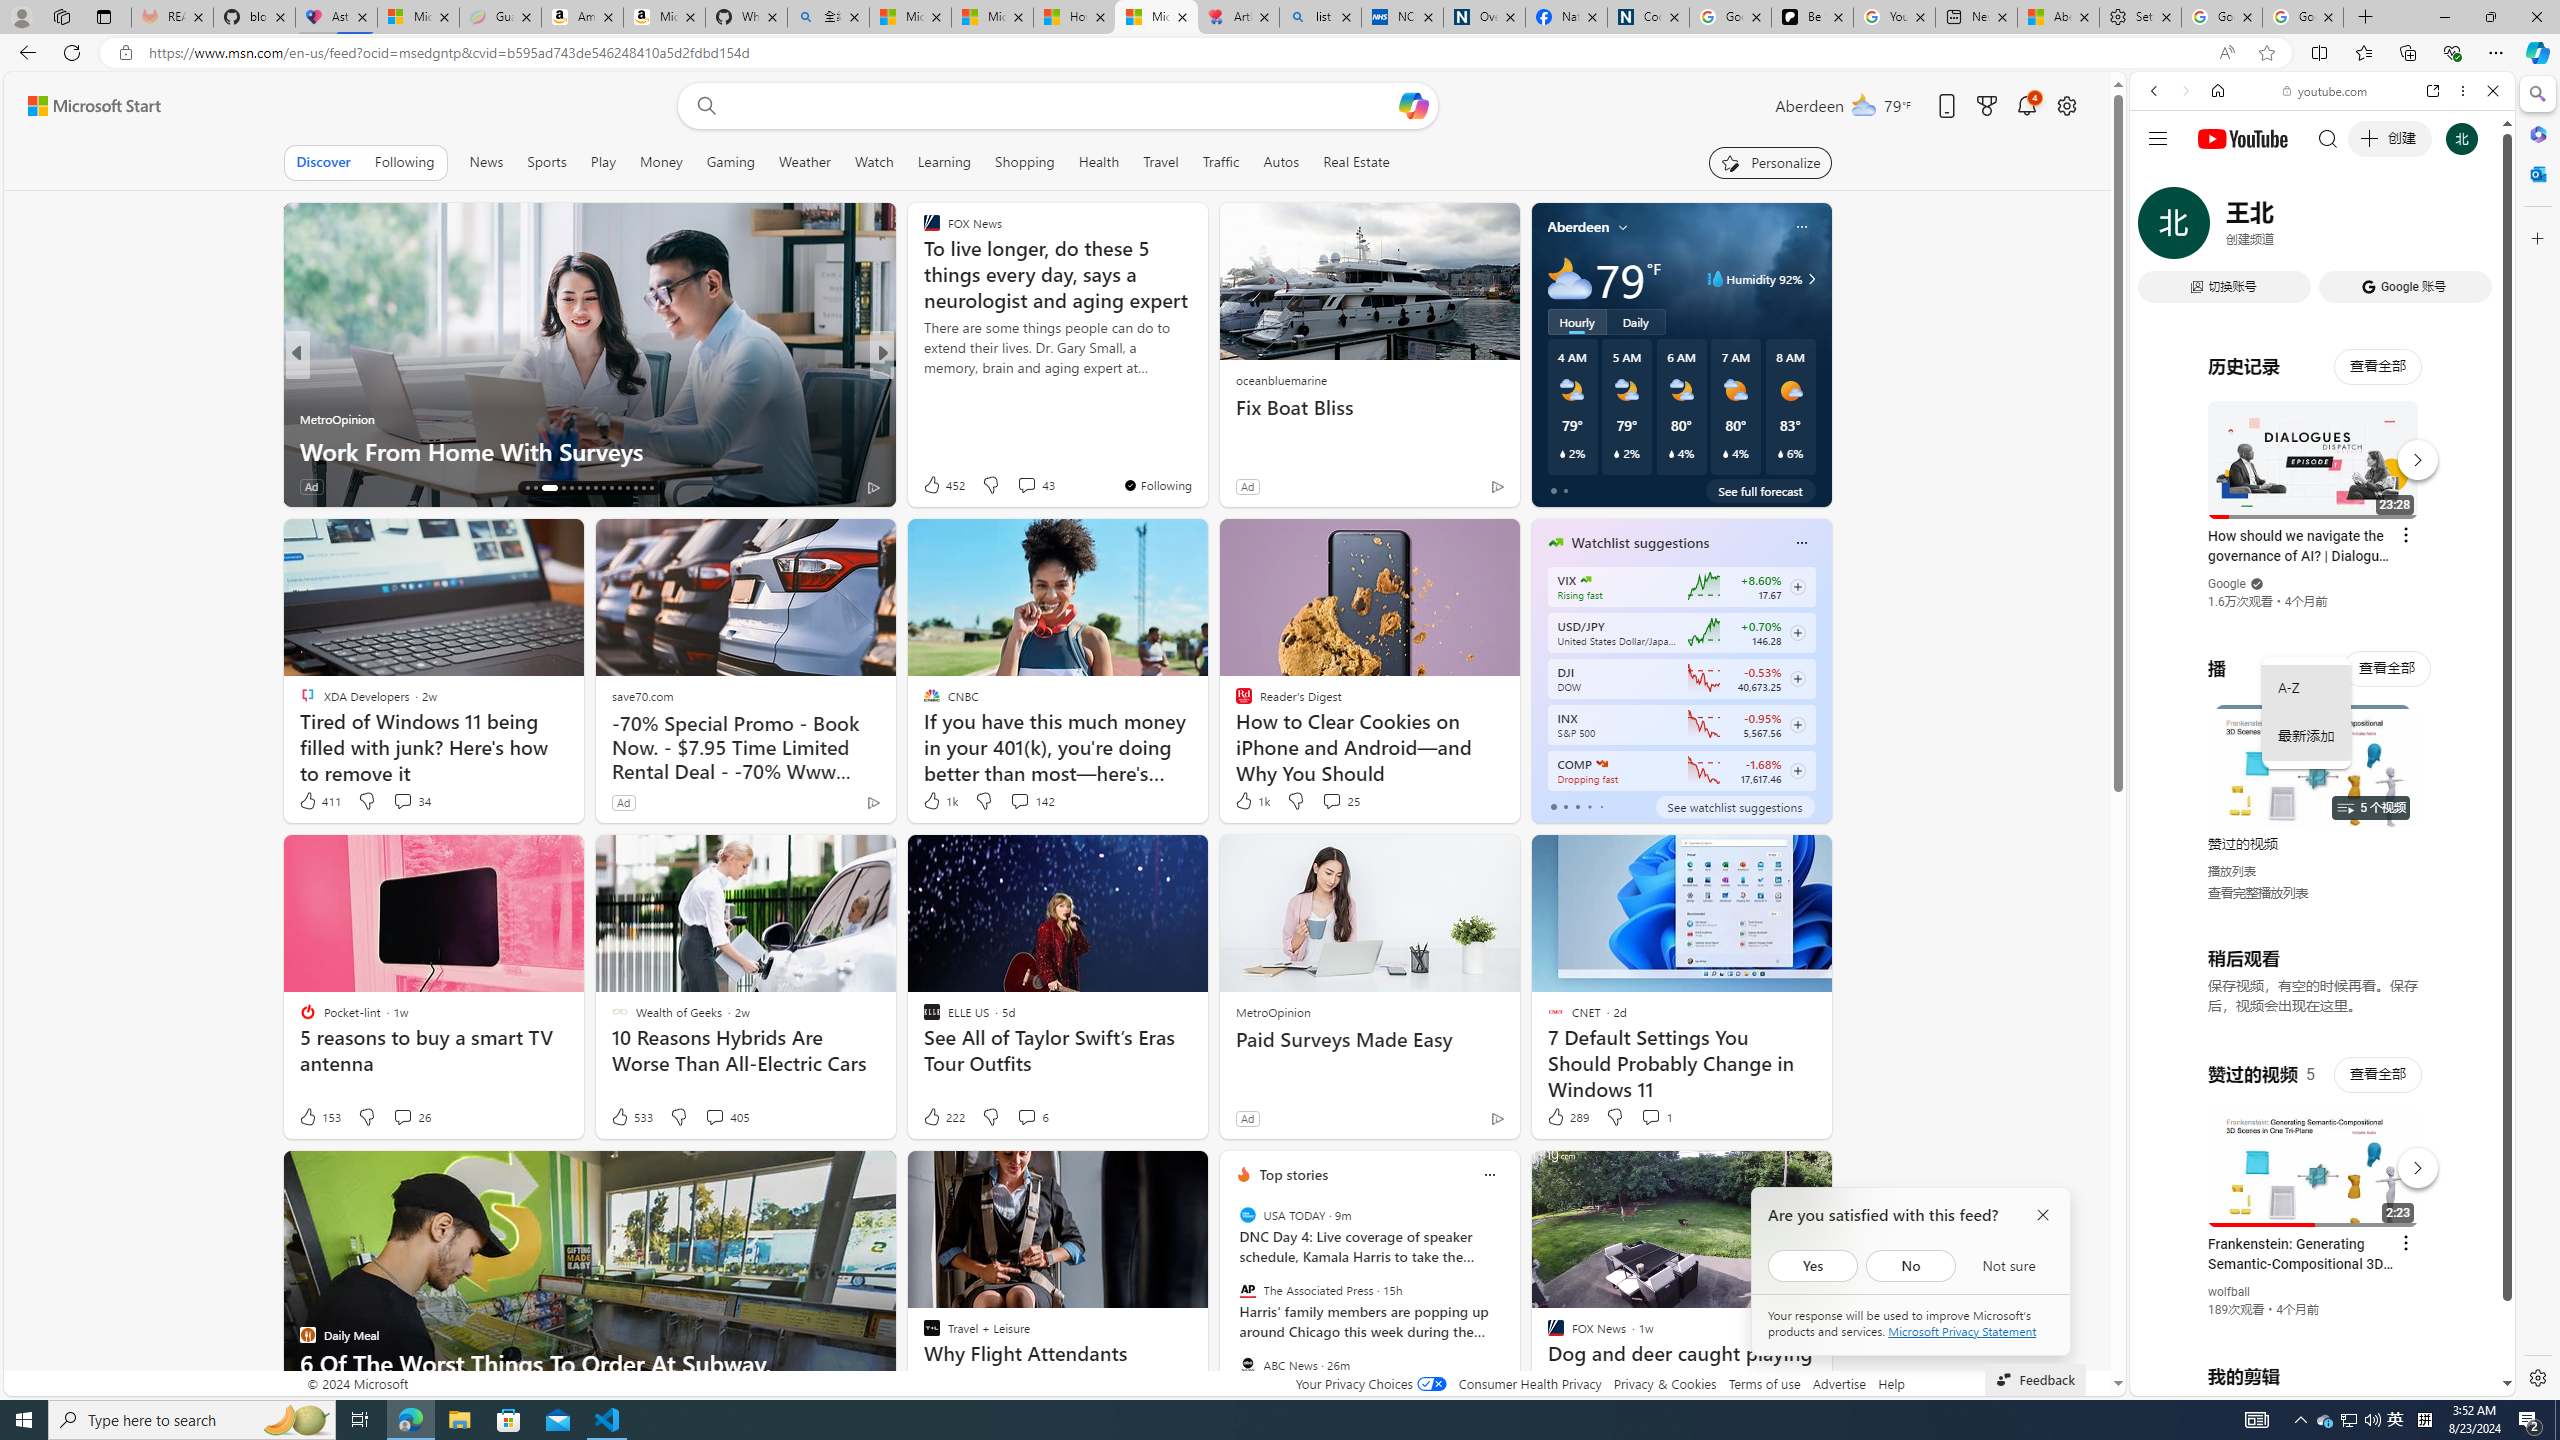  What do you see at coordinates (1962, 1330) in the screenshot?
I see `'Microsoft Privacy Statement'` at bounding box center [1962, 1330].